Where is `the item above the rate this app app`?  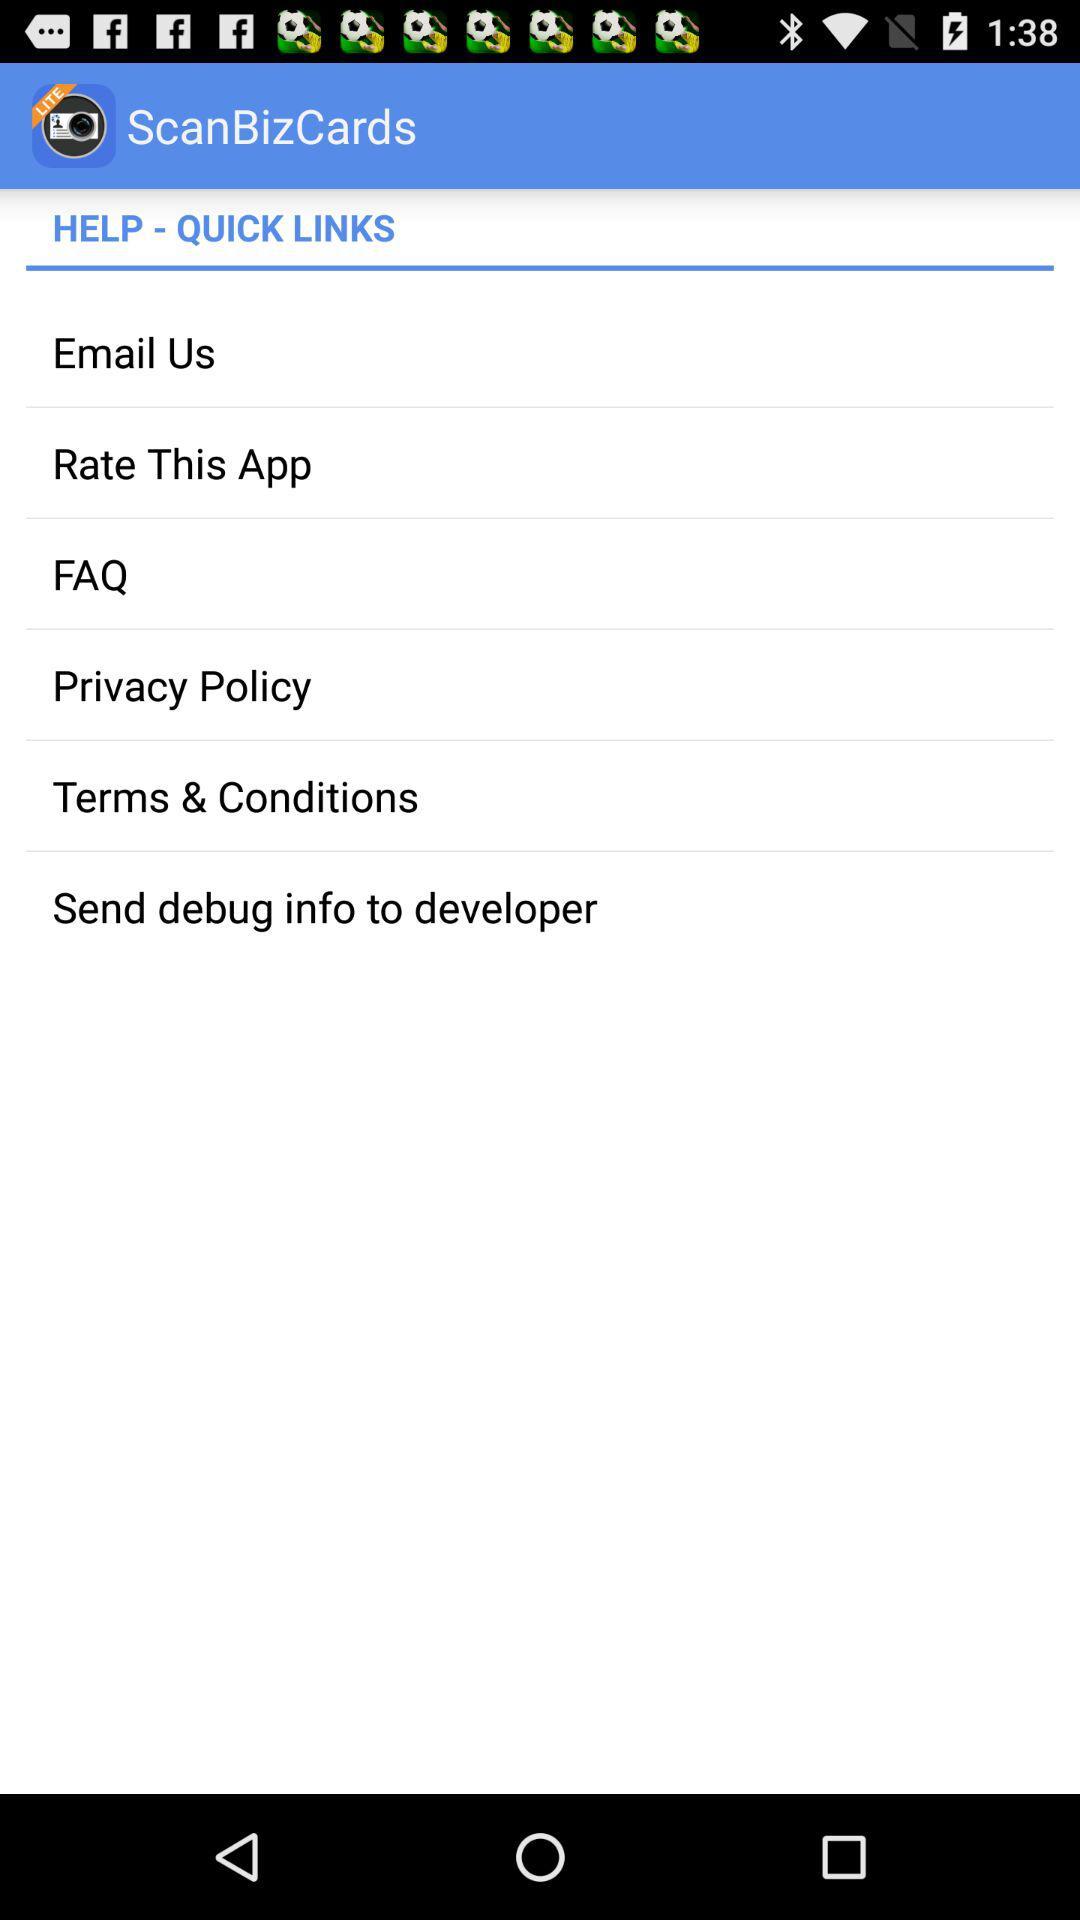
the item above the rate this app app is located at coordinates (540, 351).